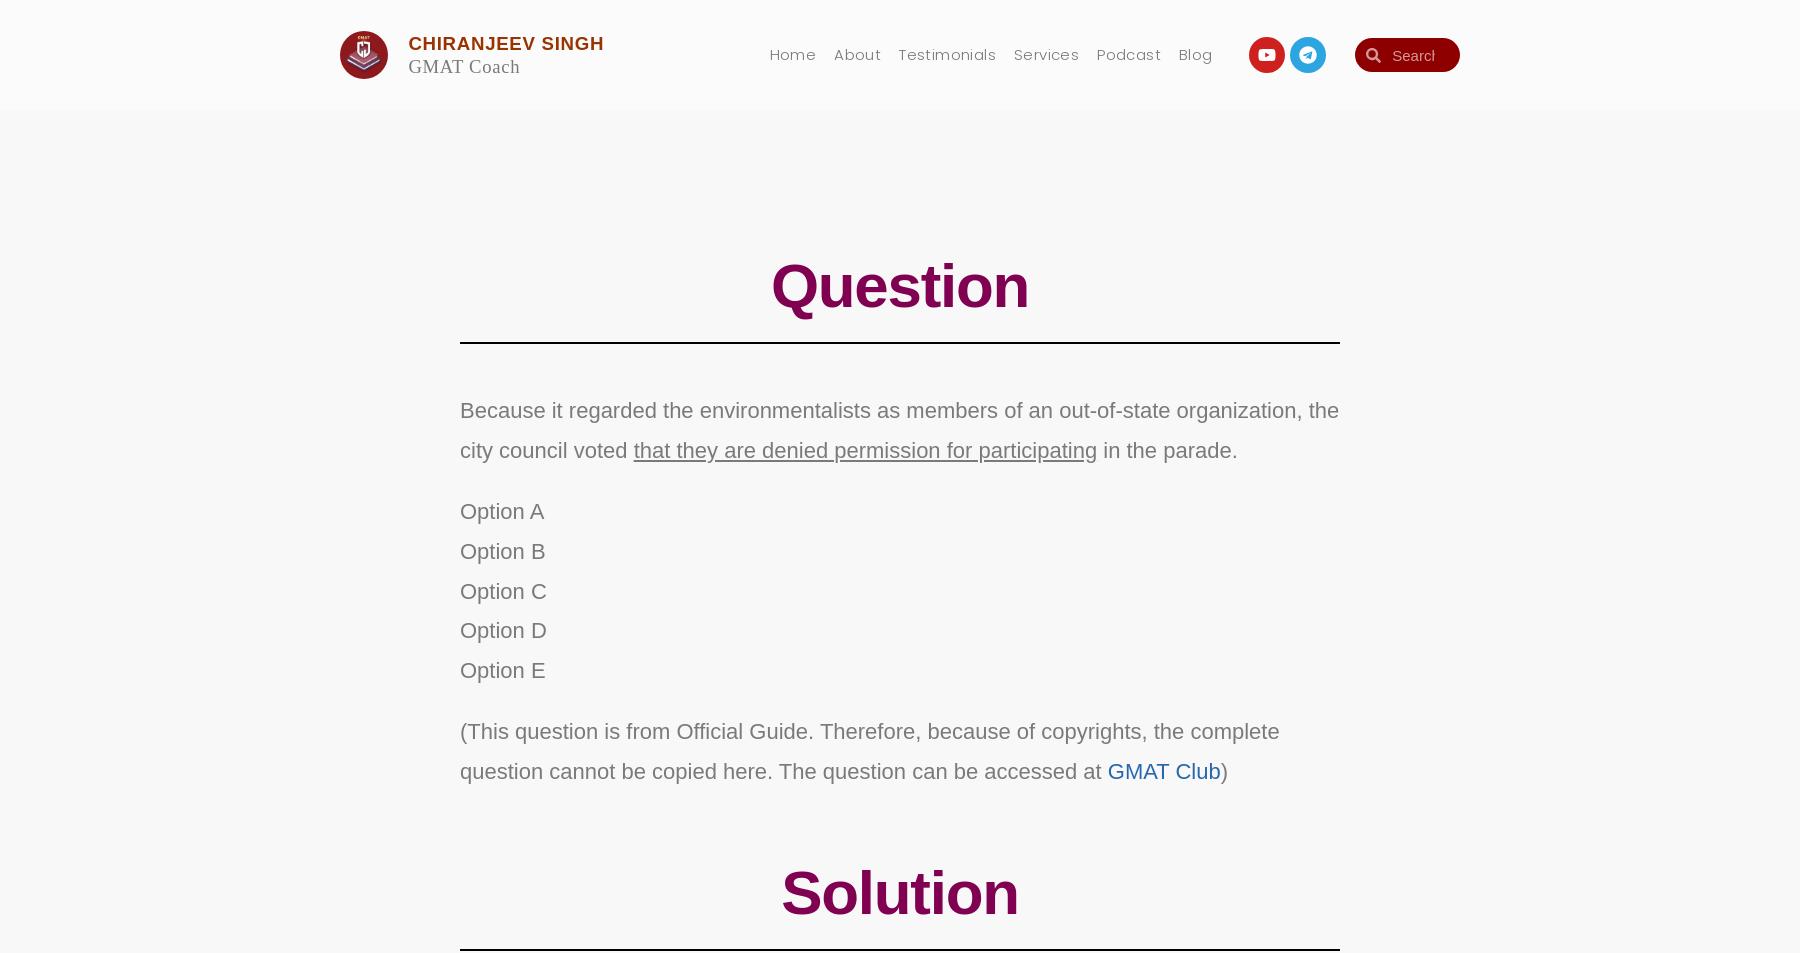  Describe the element at coordinates (865, 448) in the screenshot. I see `'that they are denied permission for participating'` at that location.